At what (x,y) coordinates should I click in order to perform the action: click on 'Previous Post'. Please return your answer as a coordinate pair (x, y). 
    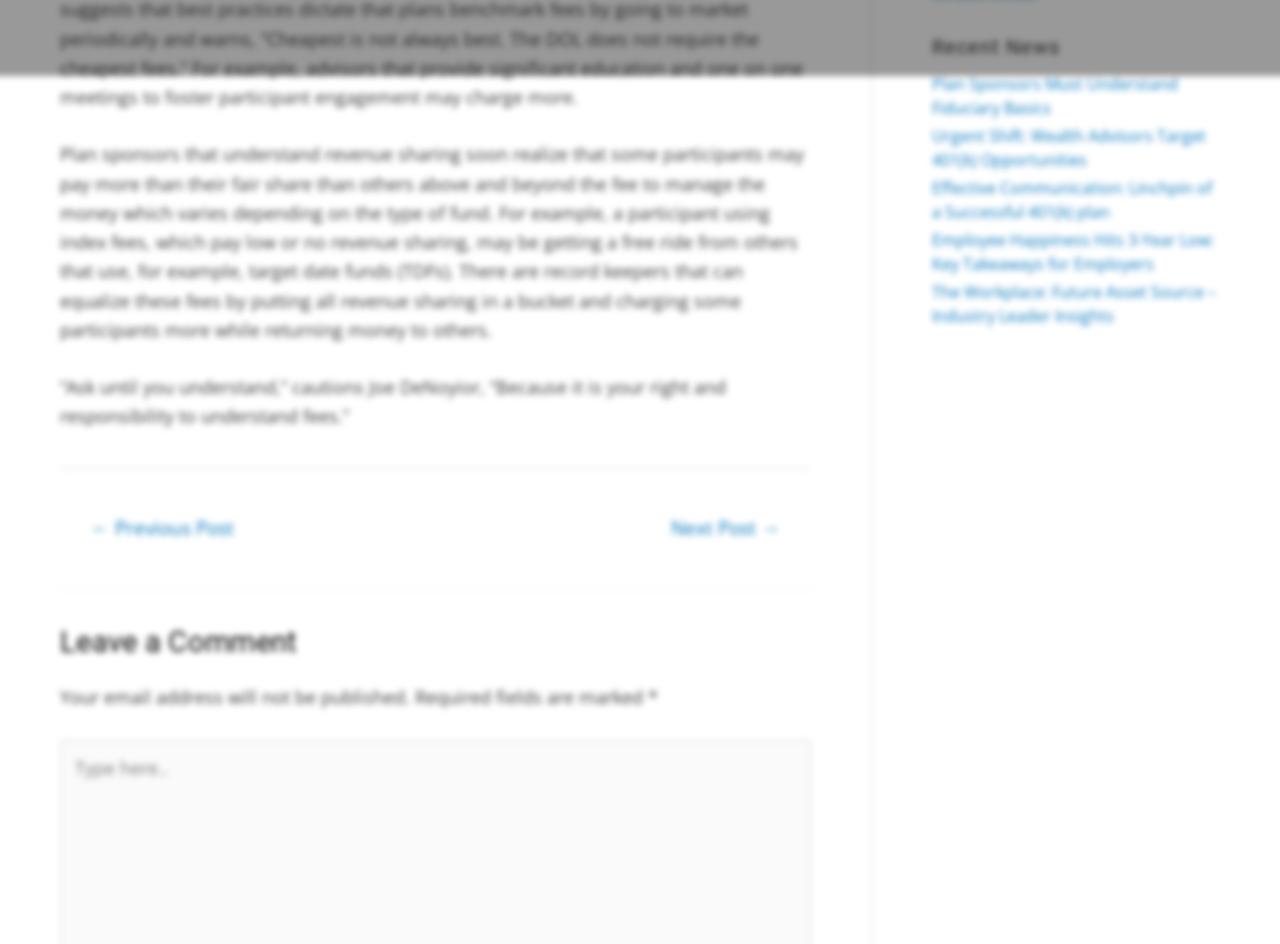
    Looking at the image, I should click on (171, 526).